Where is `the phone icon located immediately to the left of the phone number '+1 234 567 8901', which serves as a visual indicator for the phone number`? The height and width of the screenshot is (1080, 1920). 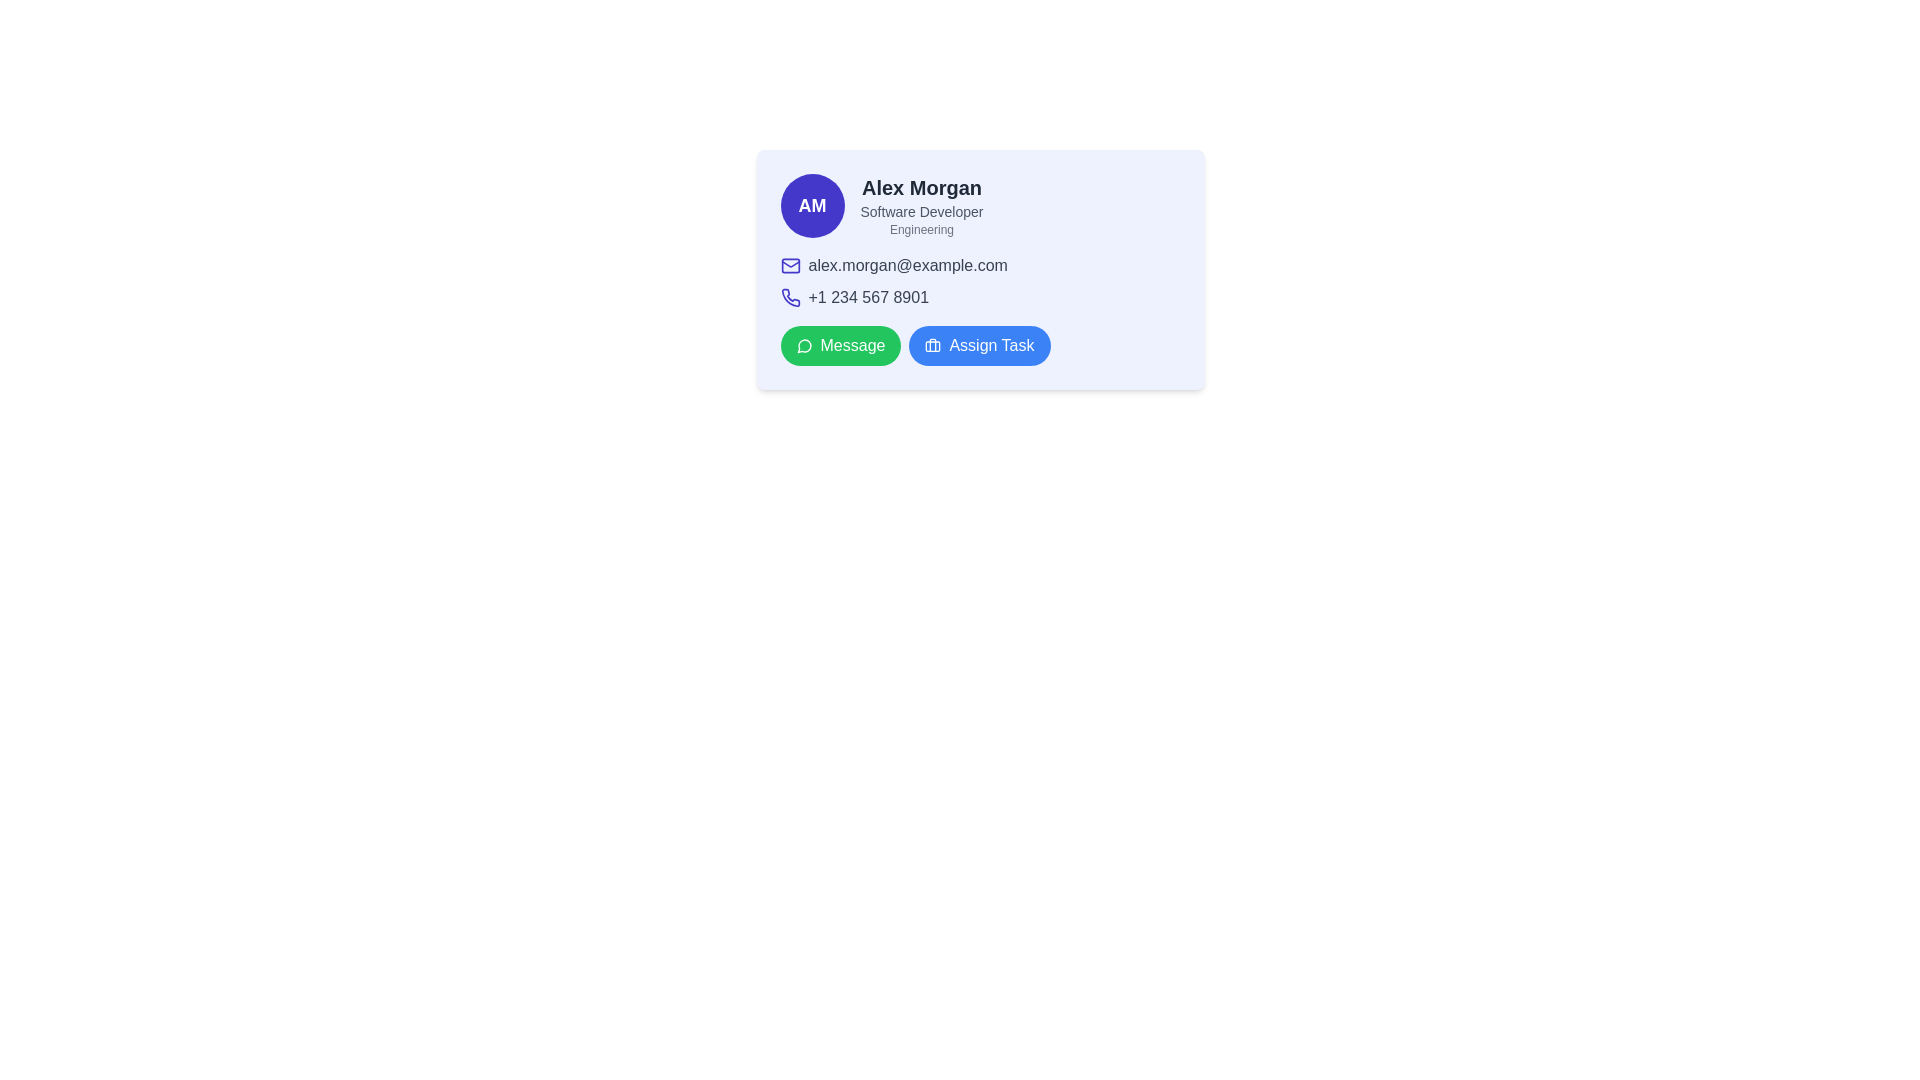 the phone icon located immediately to the left of the phone number '+1 234 567 8901', which serves as a visual indicator for the phone number is located at coordinates (789, 297).